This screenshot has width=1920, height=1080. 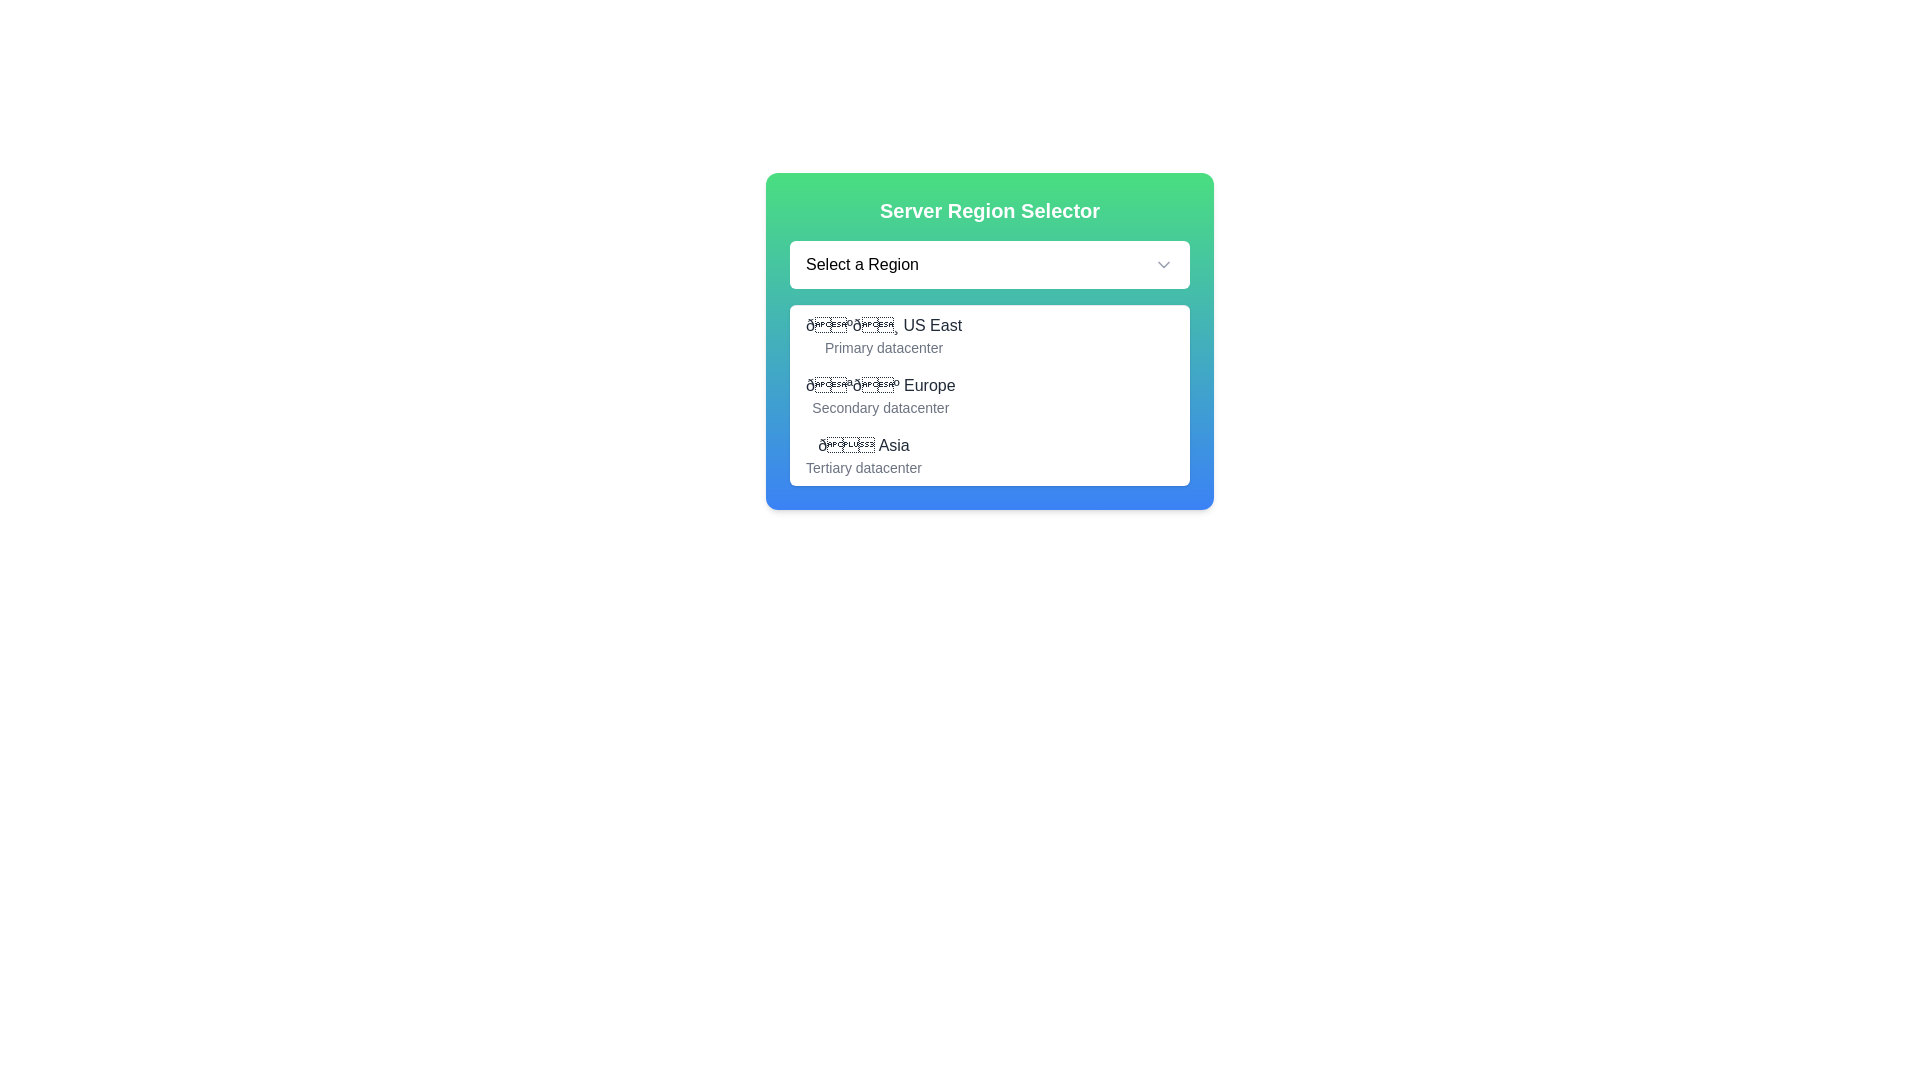 What do you see at coordinates (989, 396) in the screenshot?
I see `the second option in the 'Server Region Selector' dropdown menu` at bounding box center [989, 396].